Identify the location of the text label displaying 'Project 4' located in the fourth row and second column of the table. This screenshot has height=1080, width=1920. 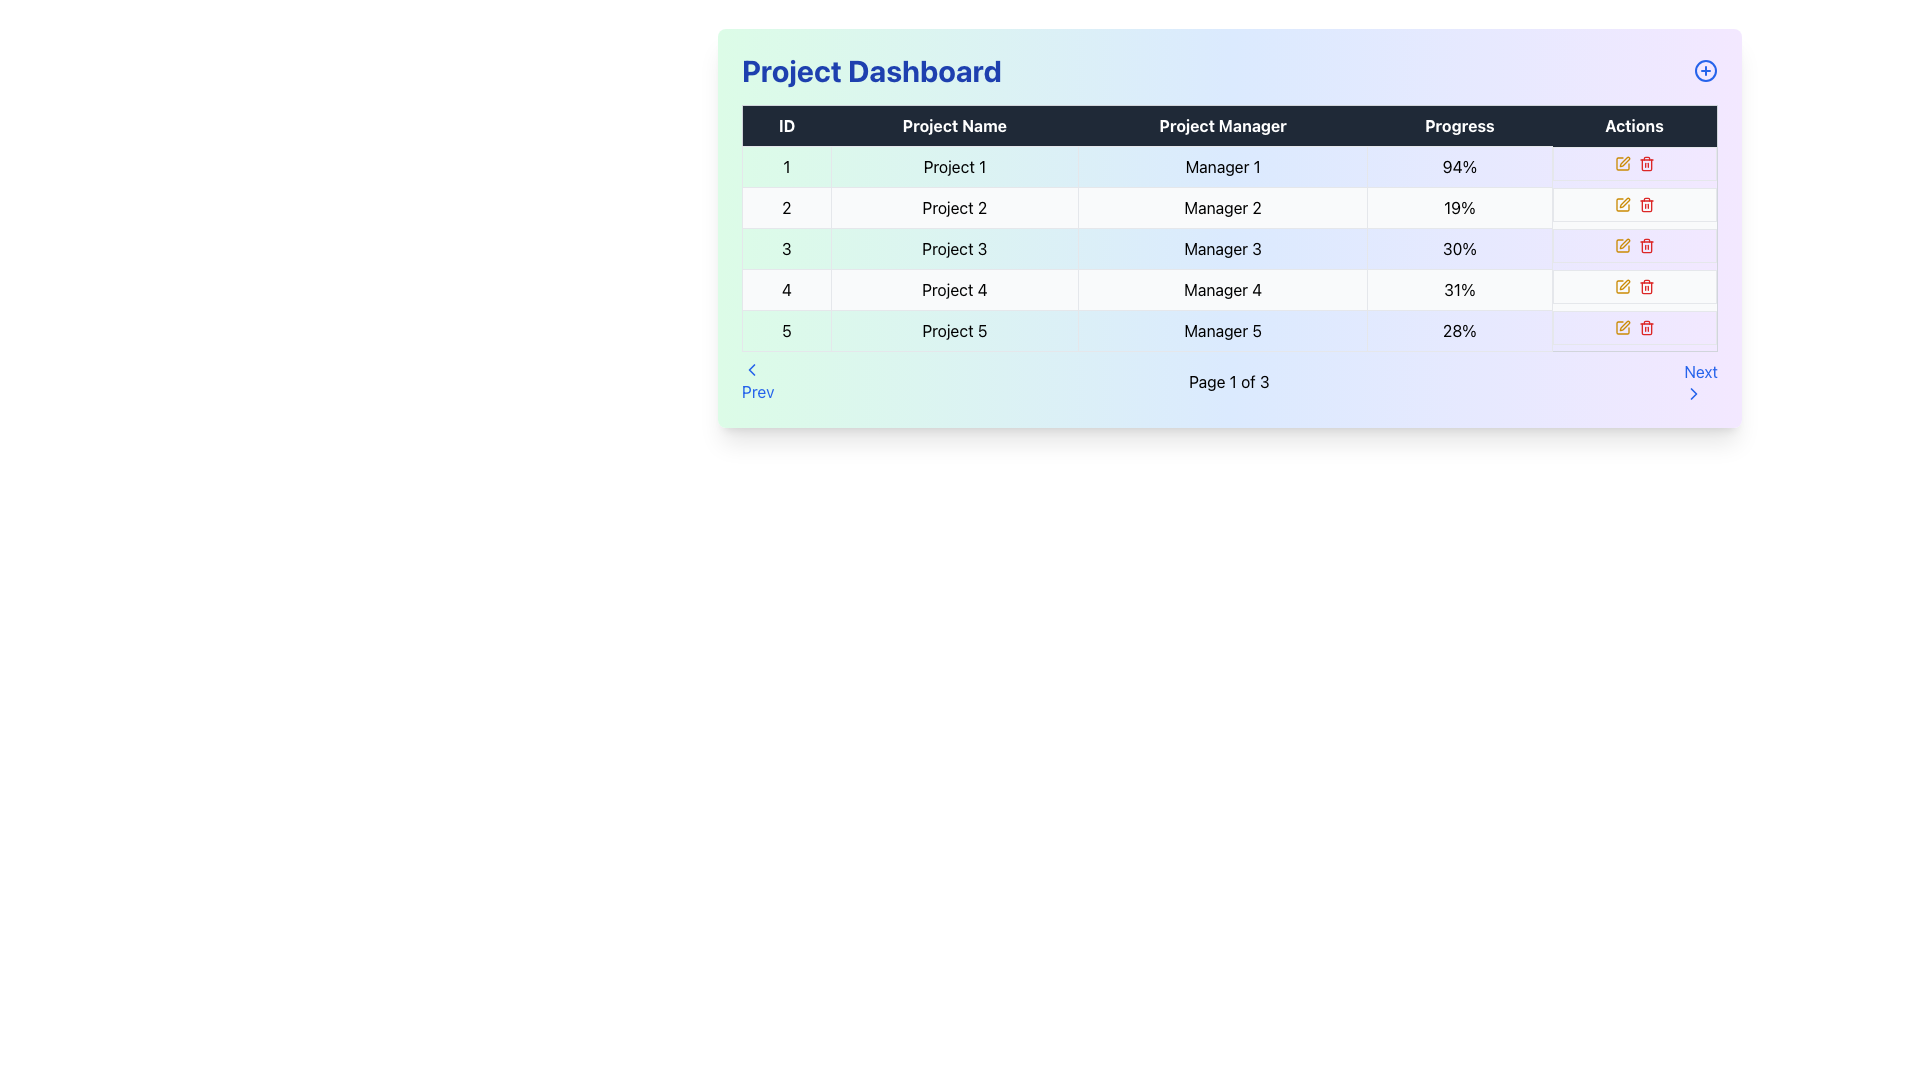
(953, 289).